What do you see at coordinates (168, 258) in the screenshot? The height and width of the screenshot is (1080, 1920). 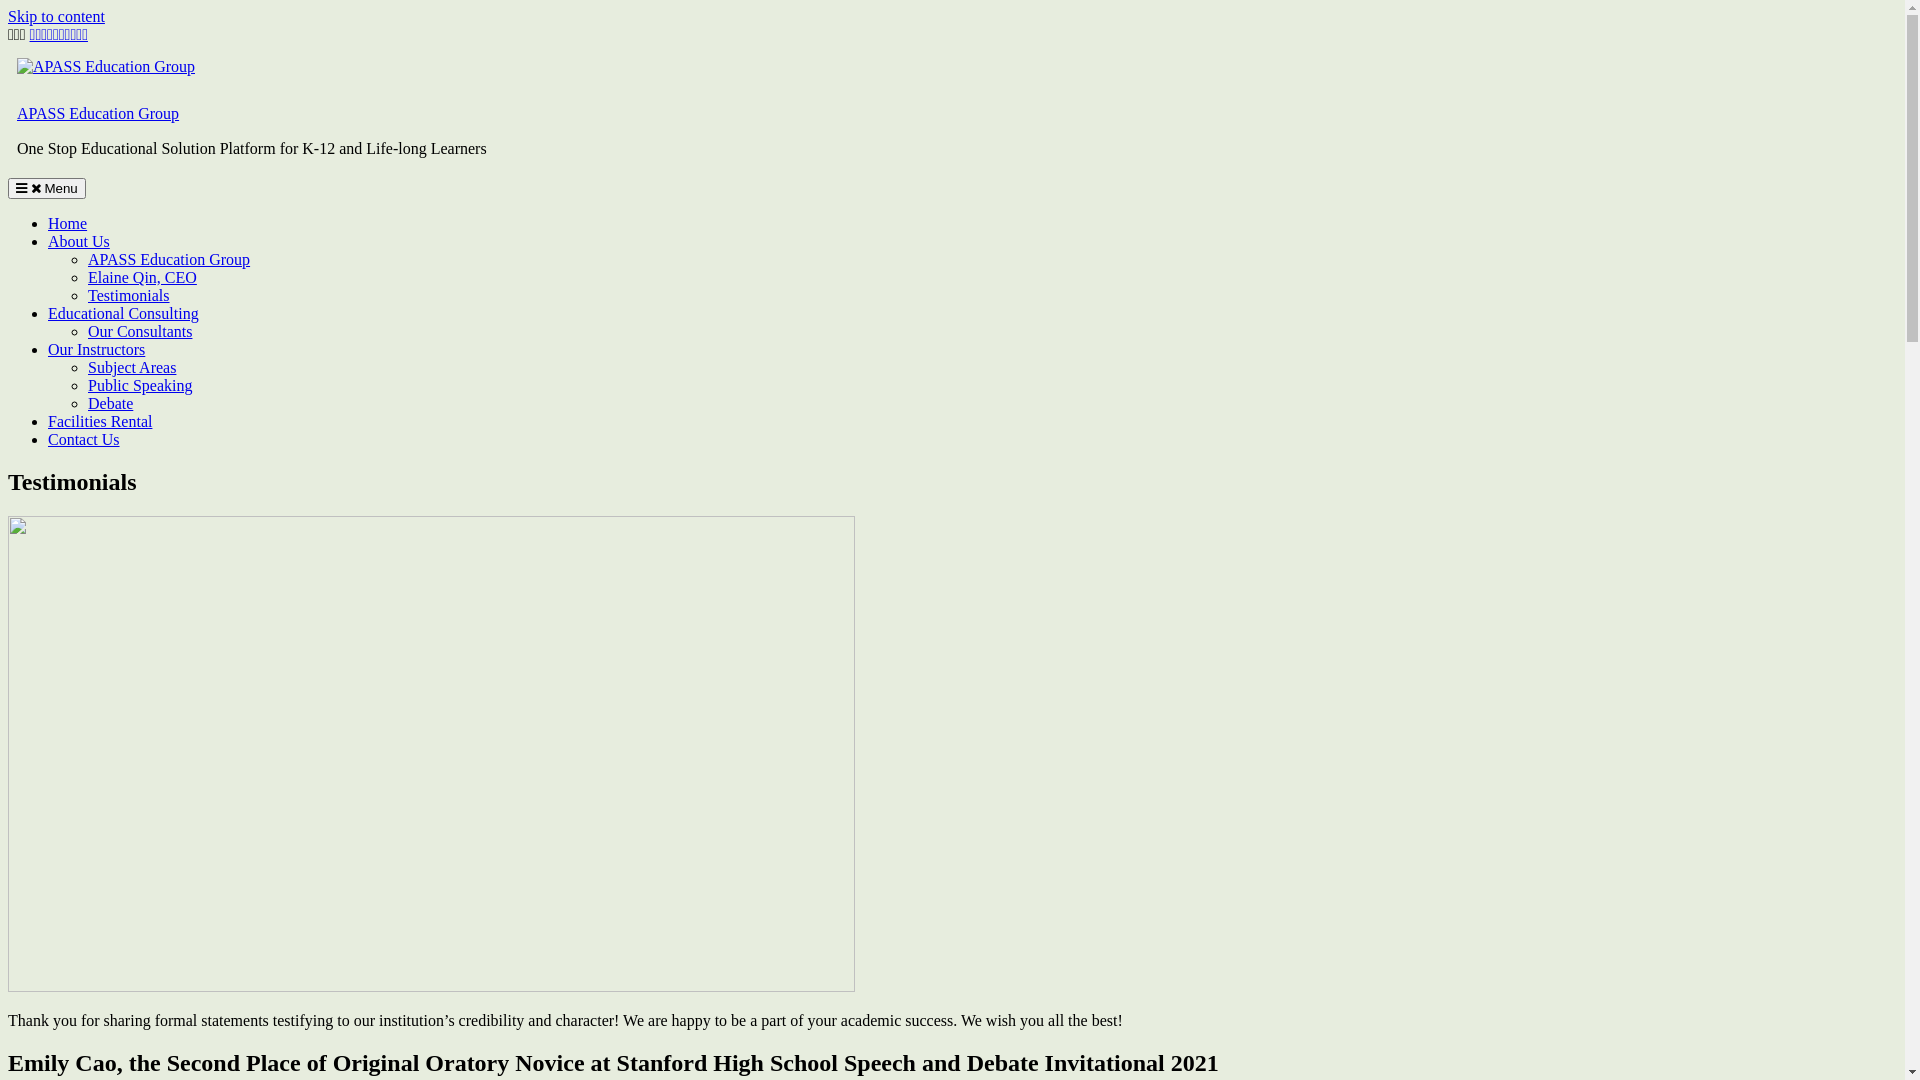 I see `'APASS Education Group'` at bounding box center [168, 258].